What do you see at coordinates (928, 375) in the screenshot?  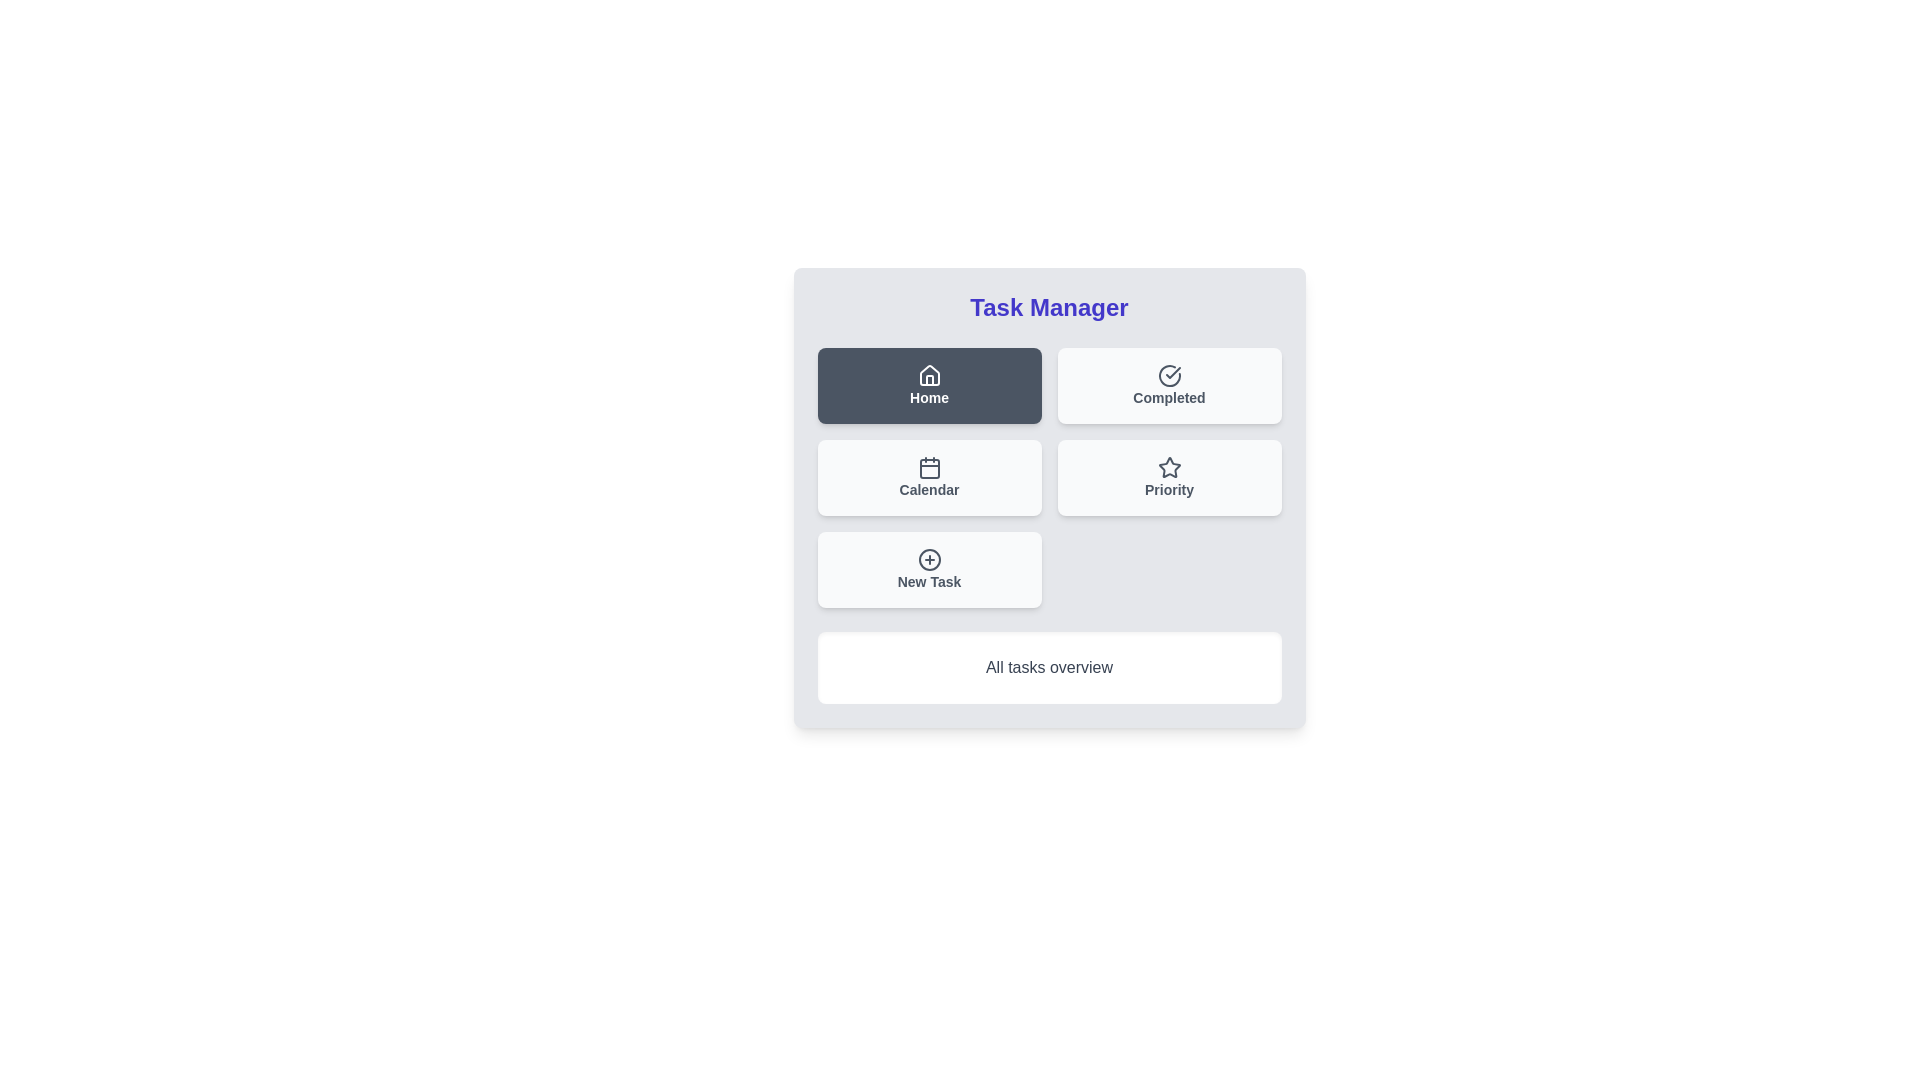 I see `the 'Home' graphical icon located at the top-left corner of the main interactive area to navigate to the 'Home' section of the application` at bounding box center [928, 375].